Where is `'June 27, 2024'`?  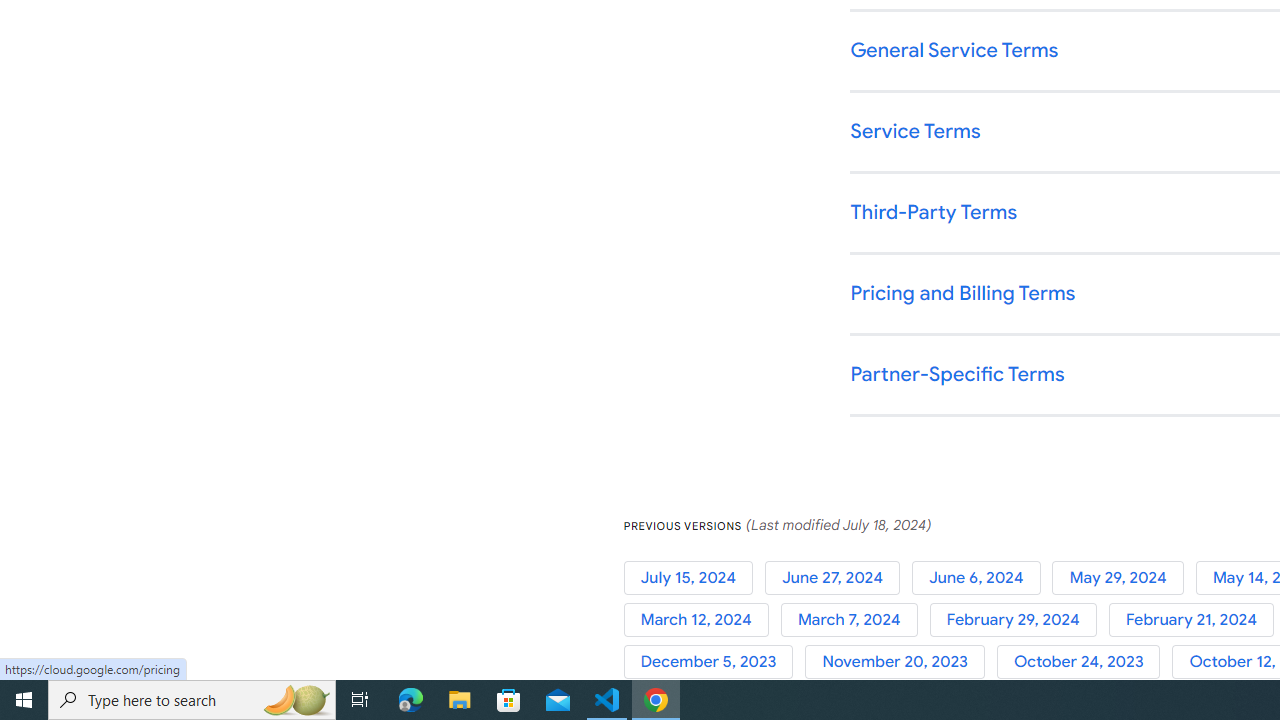
'June 27, 2024' is located at coordinates (837, 577).